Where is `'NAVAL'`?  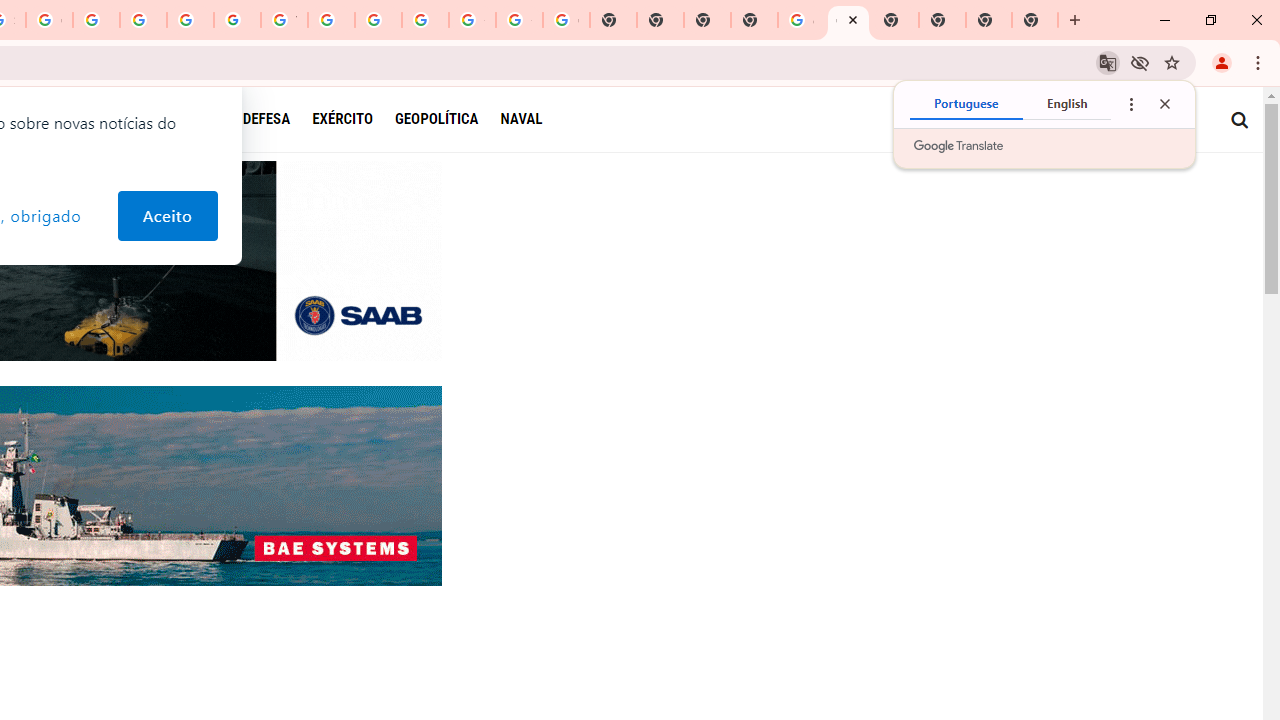 'NAVAL' is located at coordinates (521, 118).